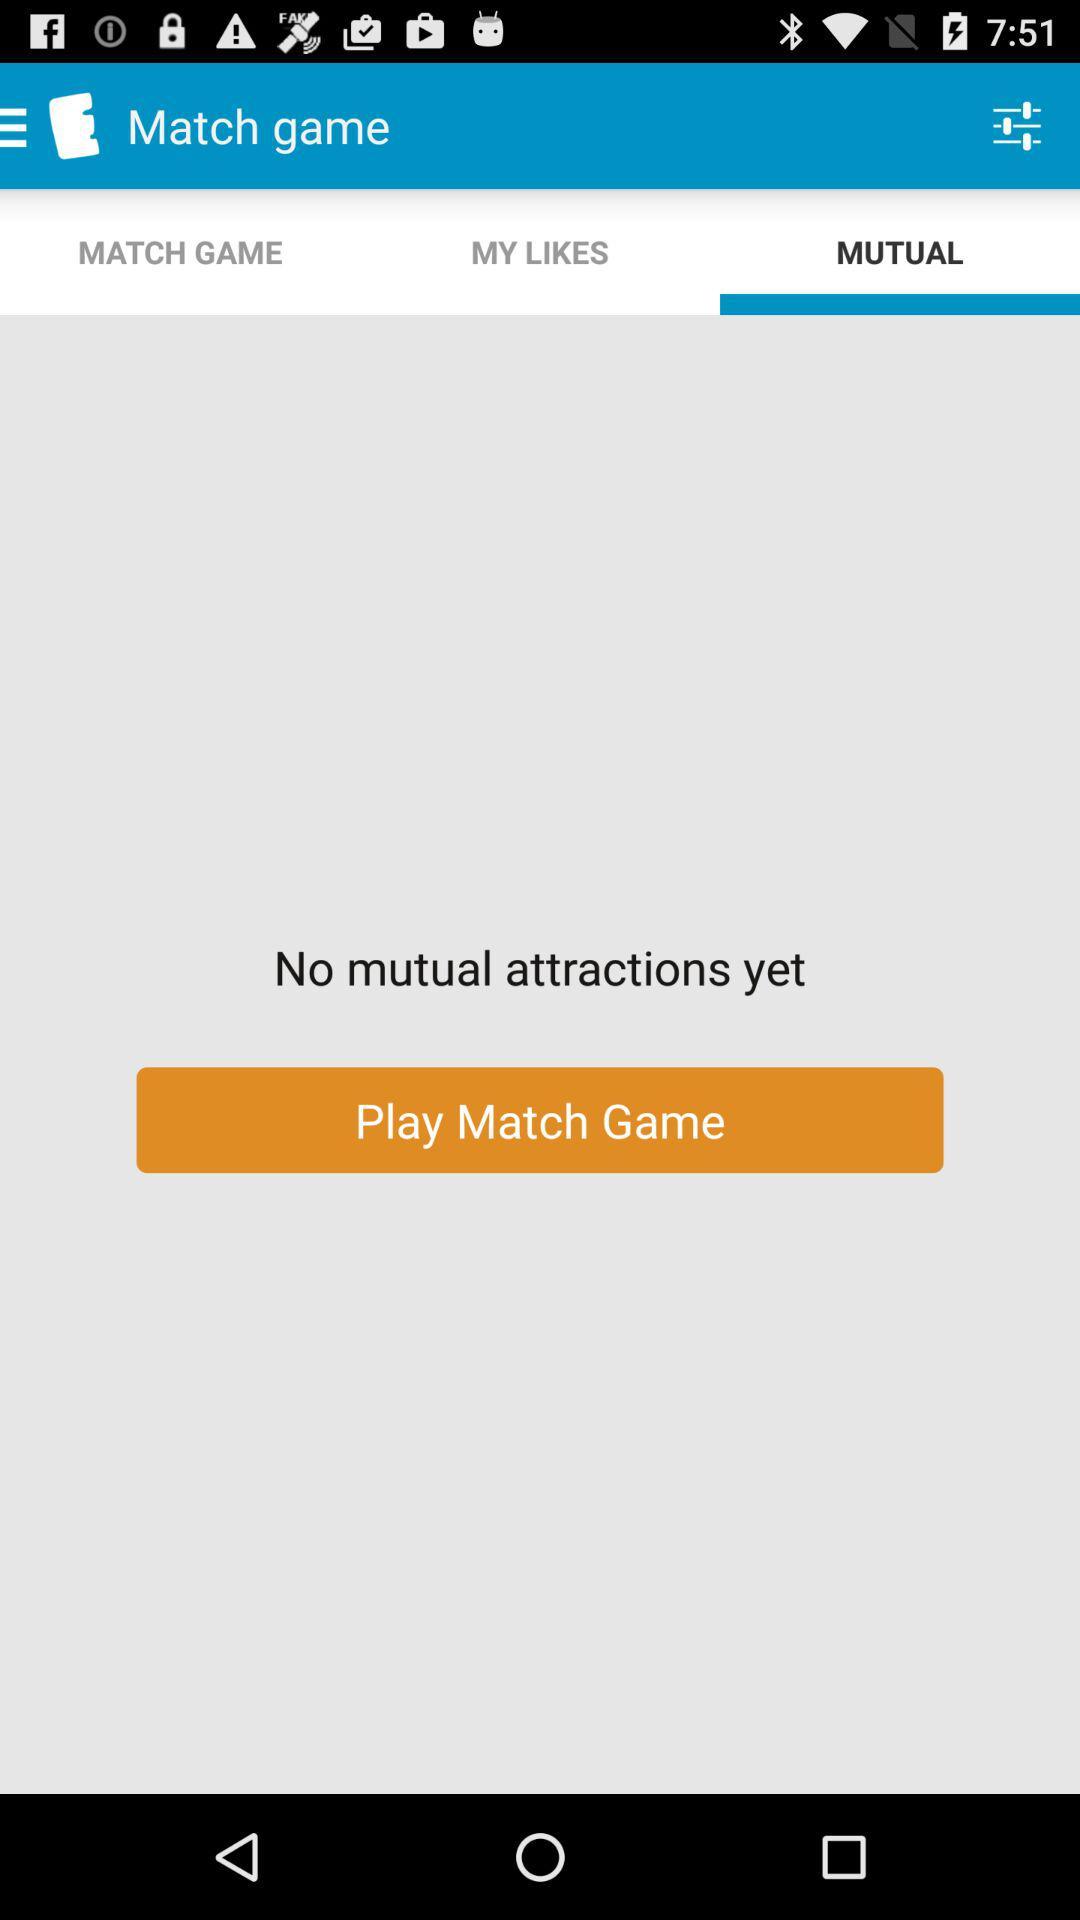  What do you see at coordinates (1017, 124) in the screenshot?
I see `app next to my likes` at bounding box center [1017, 124].